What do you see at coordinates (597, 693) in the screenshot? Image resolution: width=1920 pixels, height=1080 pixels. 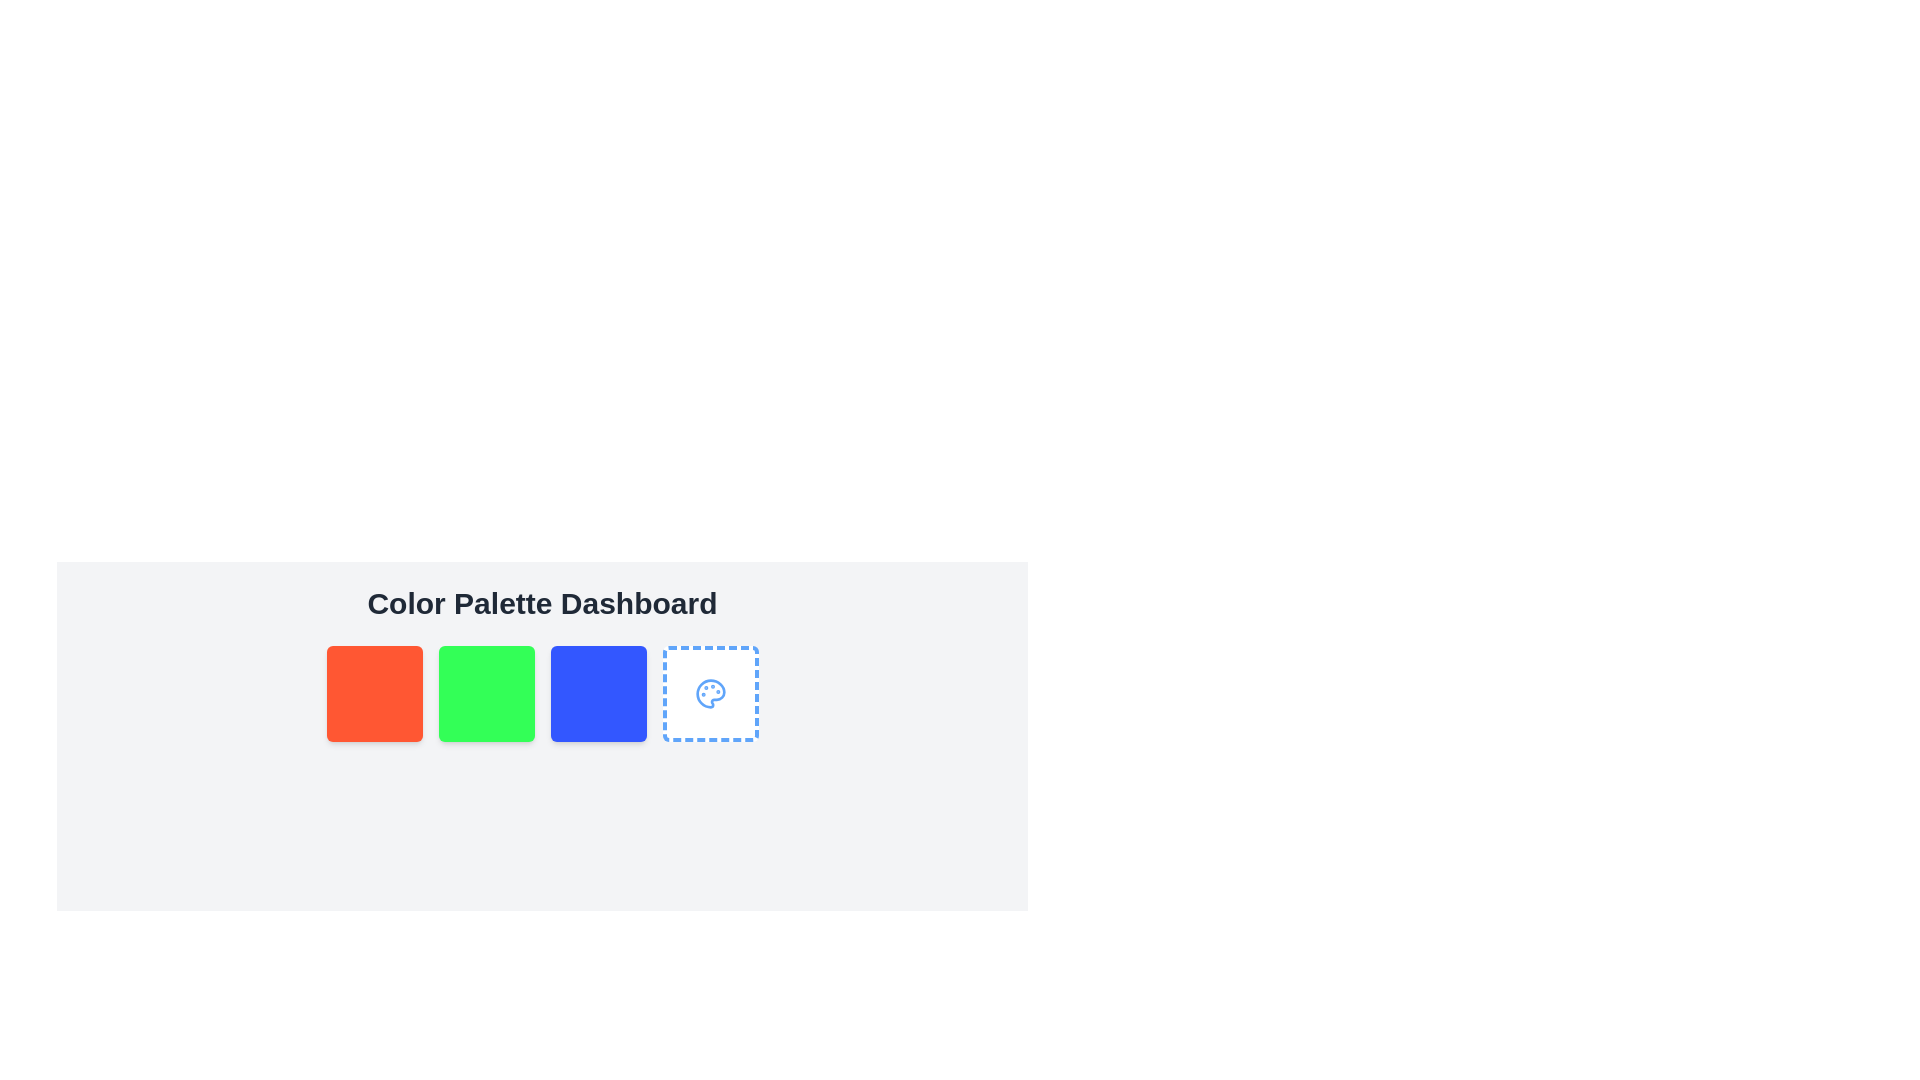 I see `the blue square with rounded corners located in the third position of a horizontal arrangement of four squares` at bounding box center [597, 693].